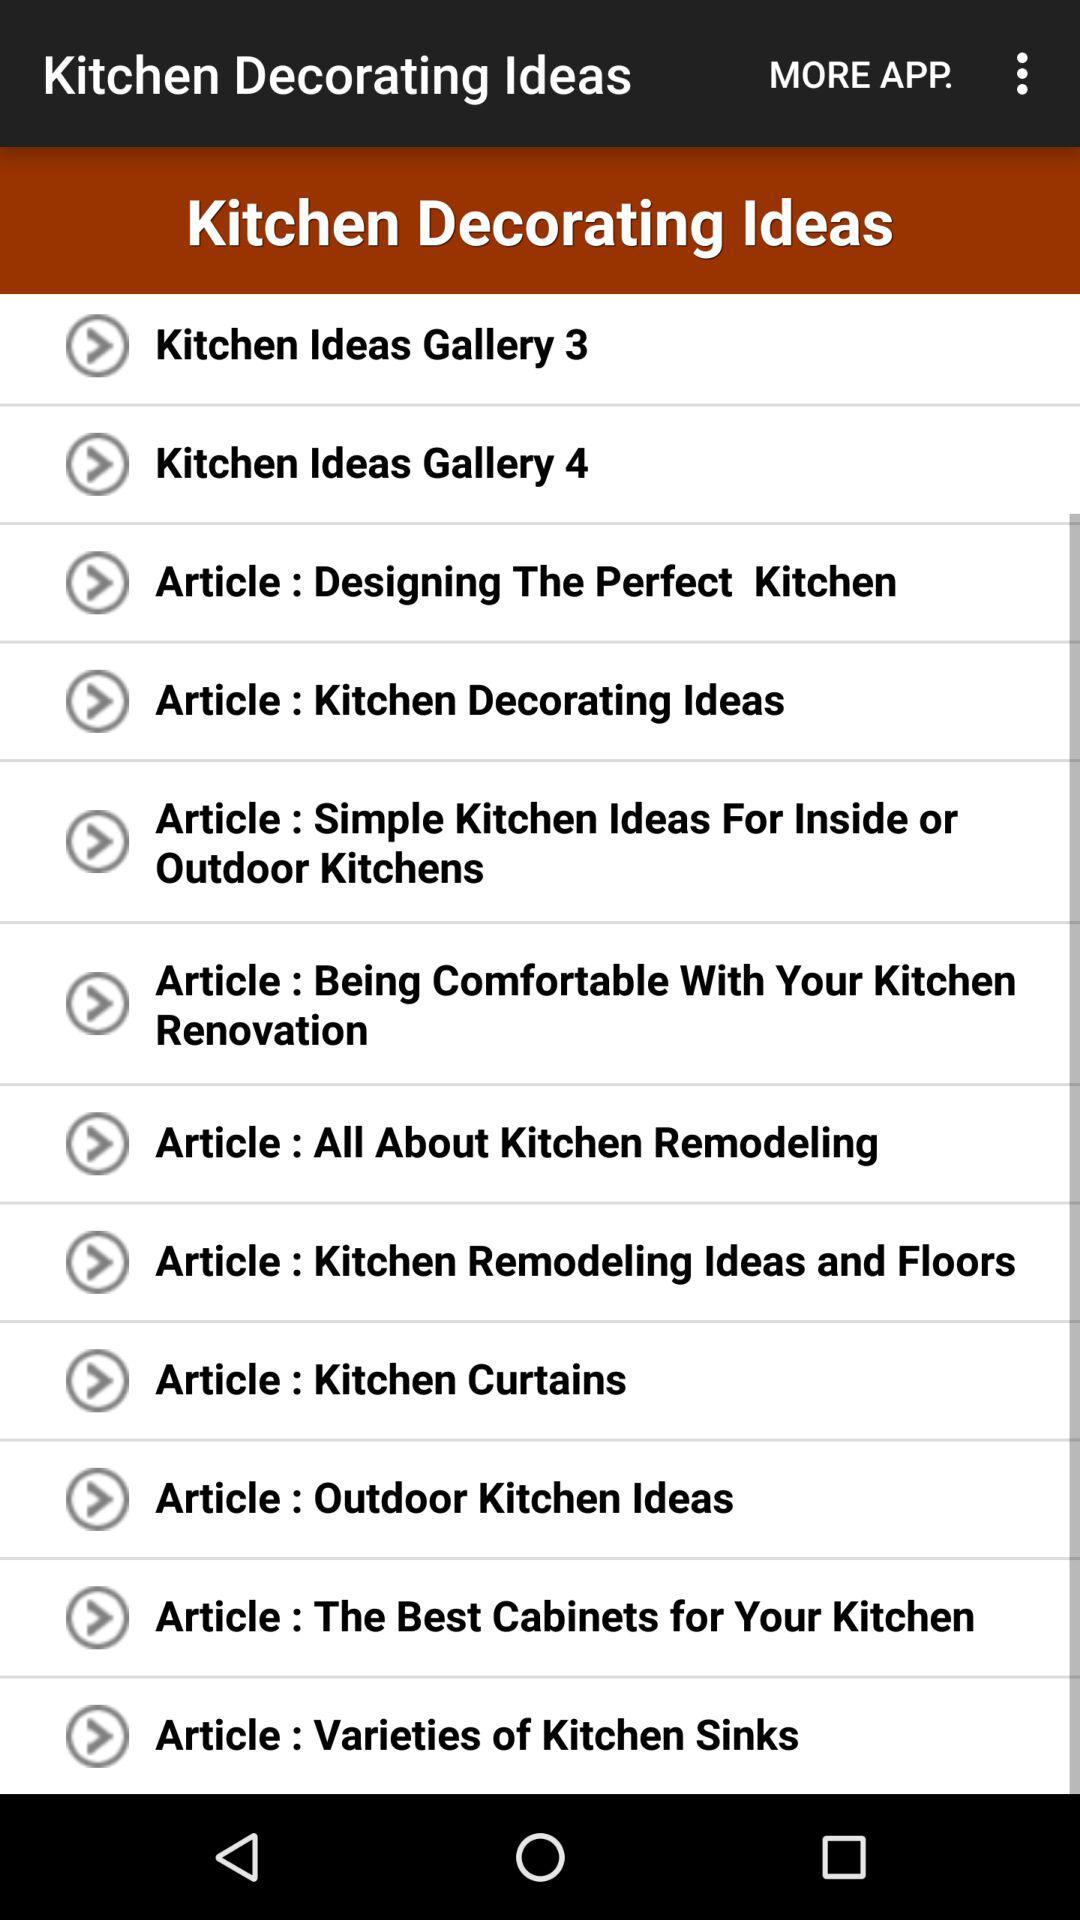 Image resolution: width=1080 pixels, height=1920 pixels. What do you see at coordinates (1027, 73) in the screenshot?
I see `the icon to the right of the more app.` at bounding box center [1027, 73].